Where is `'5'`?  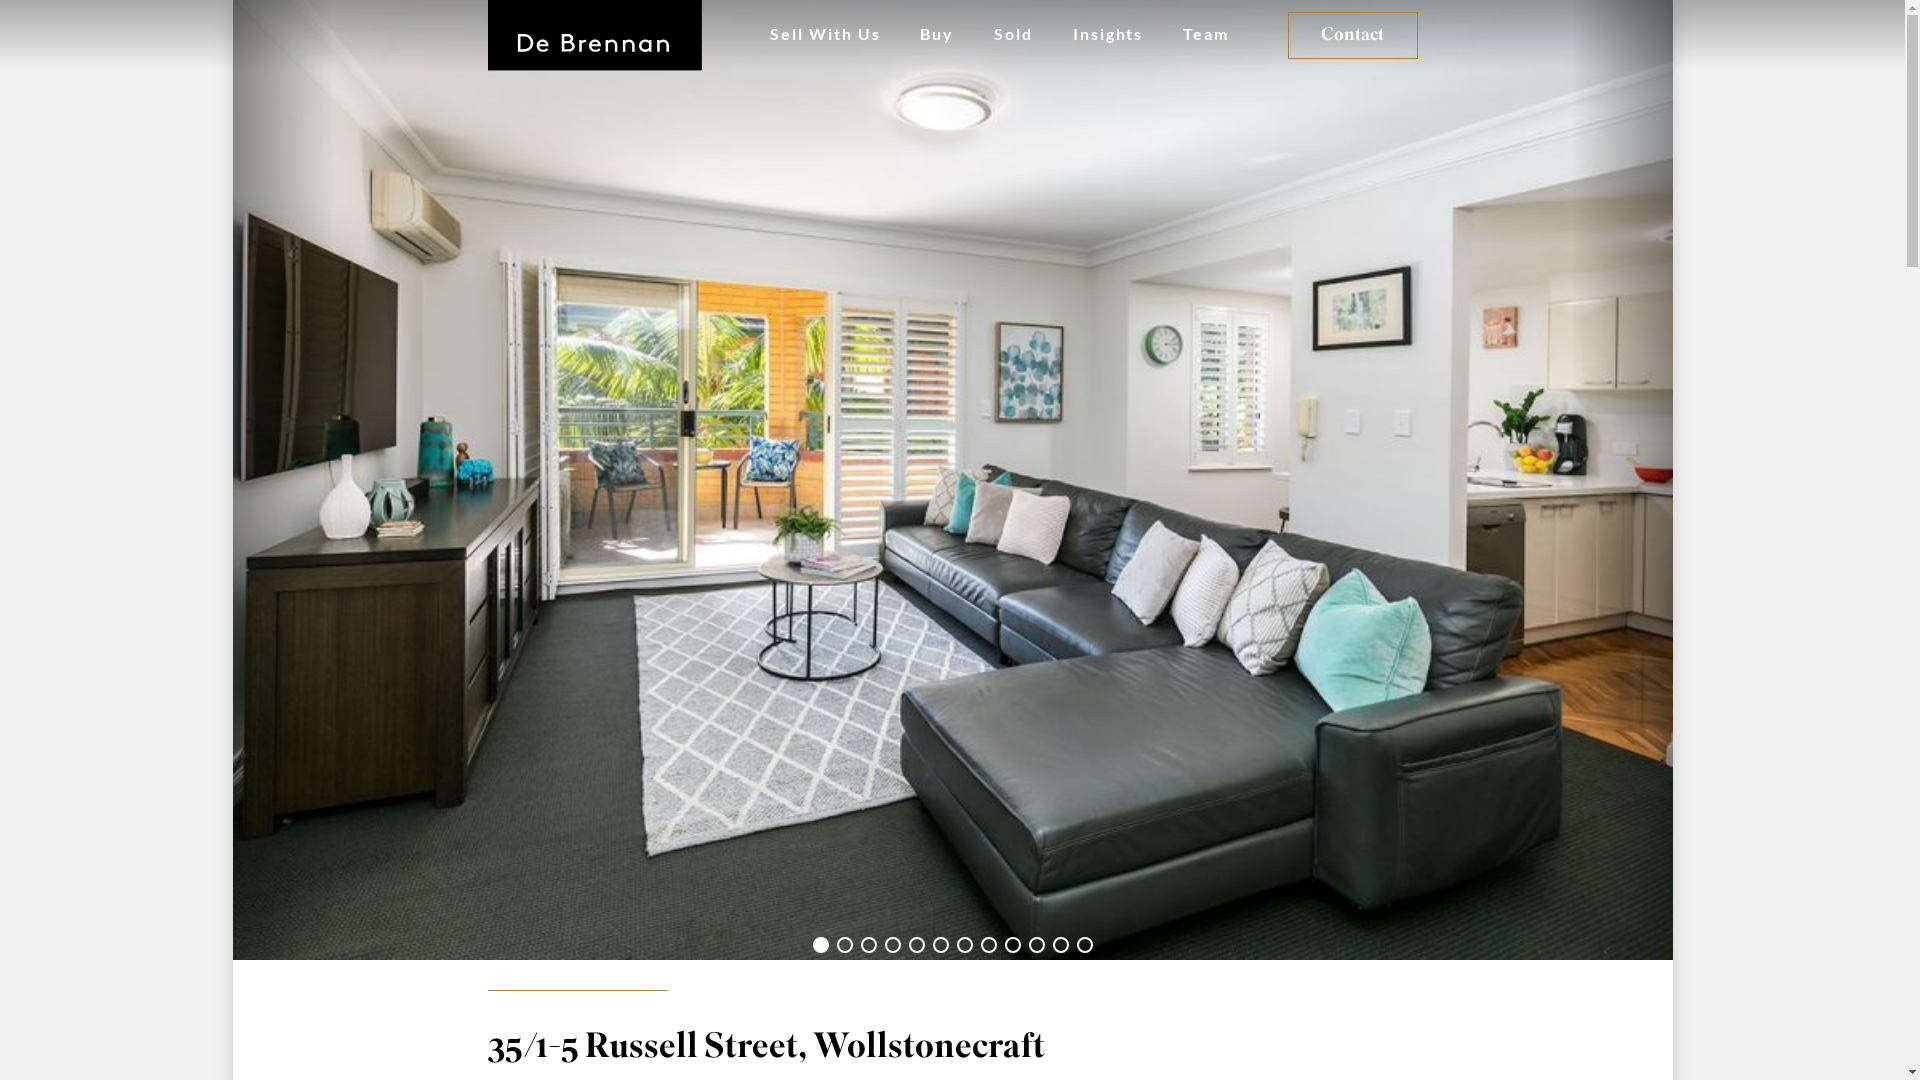
'5' is located at coordinates (915, 945).